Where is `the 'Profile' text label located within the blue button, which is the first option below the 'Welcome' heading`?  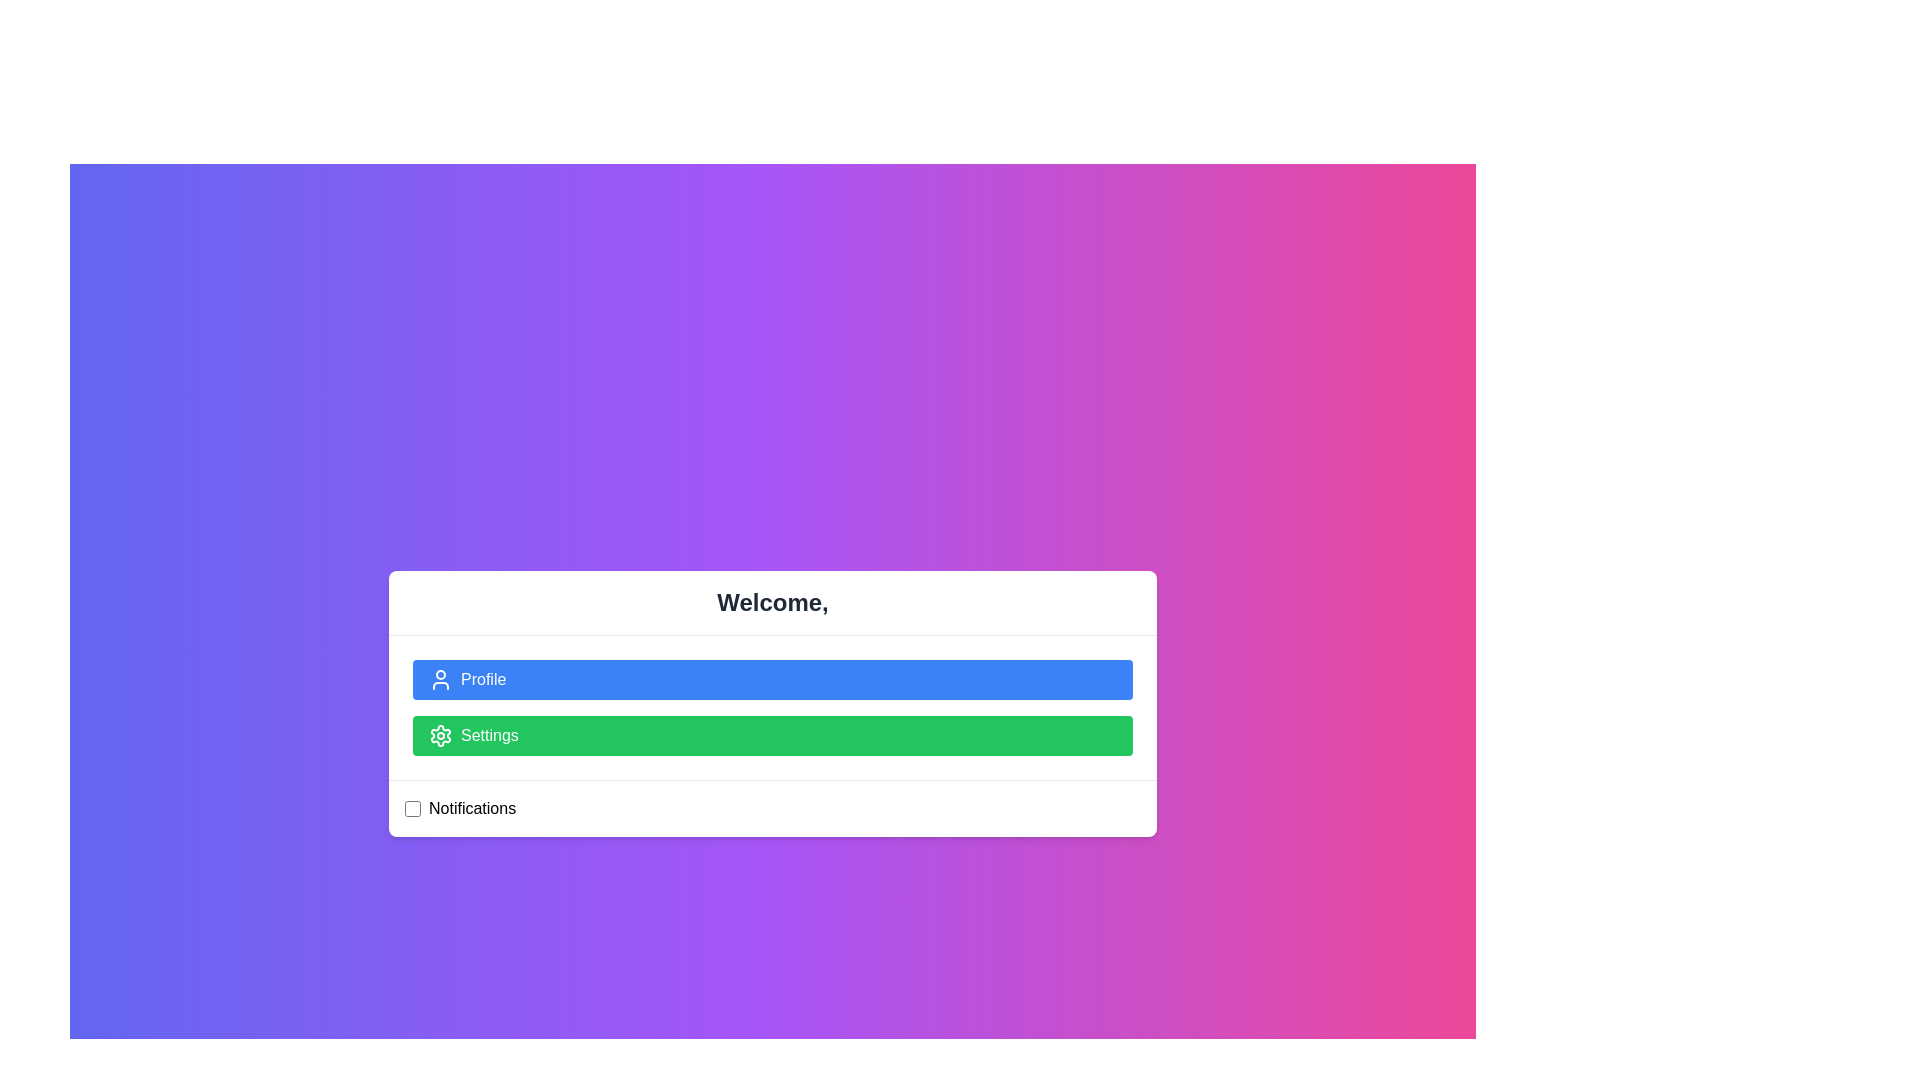 the 'Profile' text label located within the blue button, which is the first option below the 'Welcome' heading is located at coordinates (483, 678).